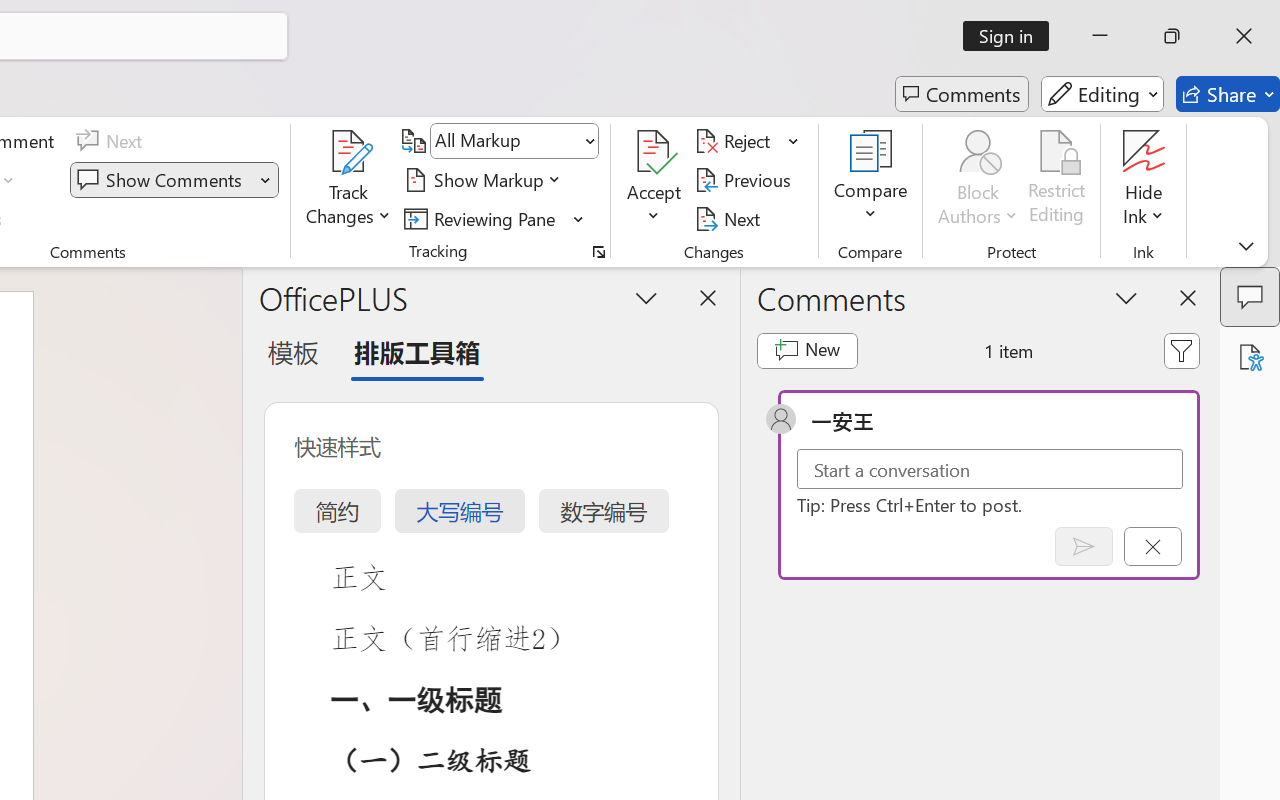 The image size is (1280, 800). I want to click on 'Show Comments', so click(174, 179).